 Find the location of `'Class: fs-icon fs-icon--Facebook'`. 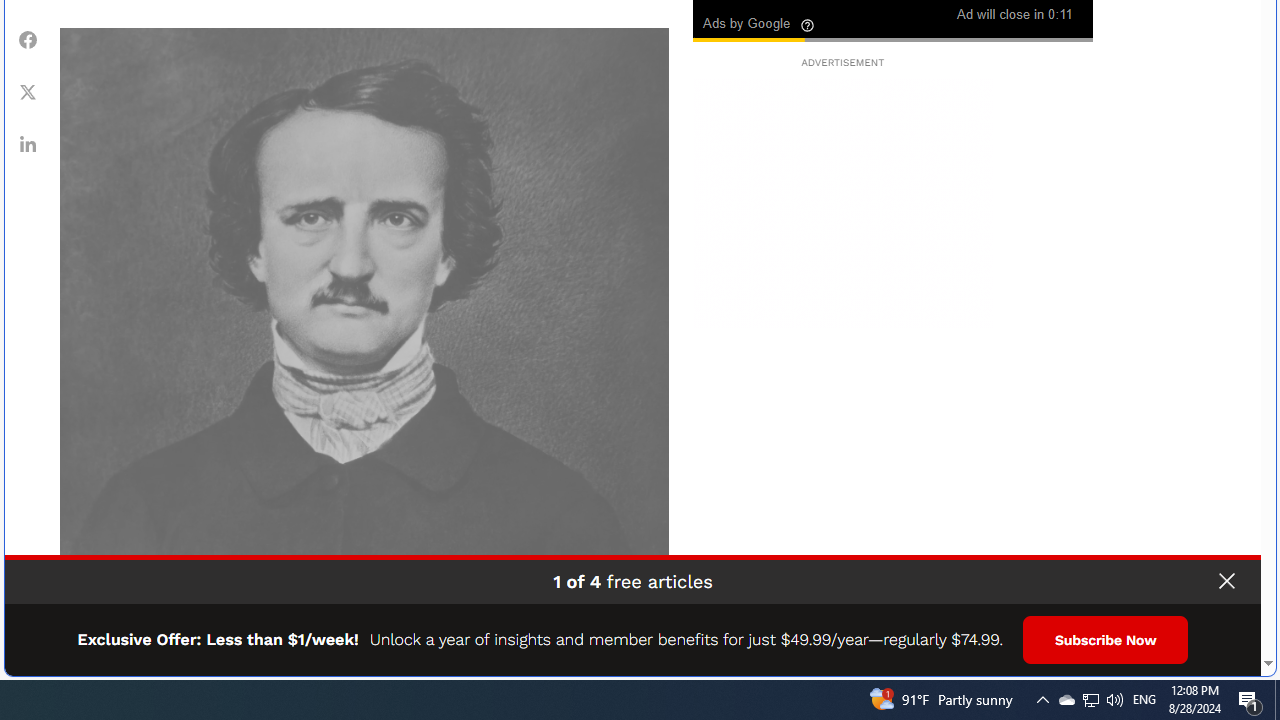

'Class: fs-icon fs-icon--Facebook' is located at coordinates (28, 39).